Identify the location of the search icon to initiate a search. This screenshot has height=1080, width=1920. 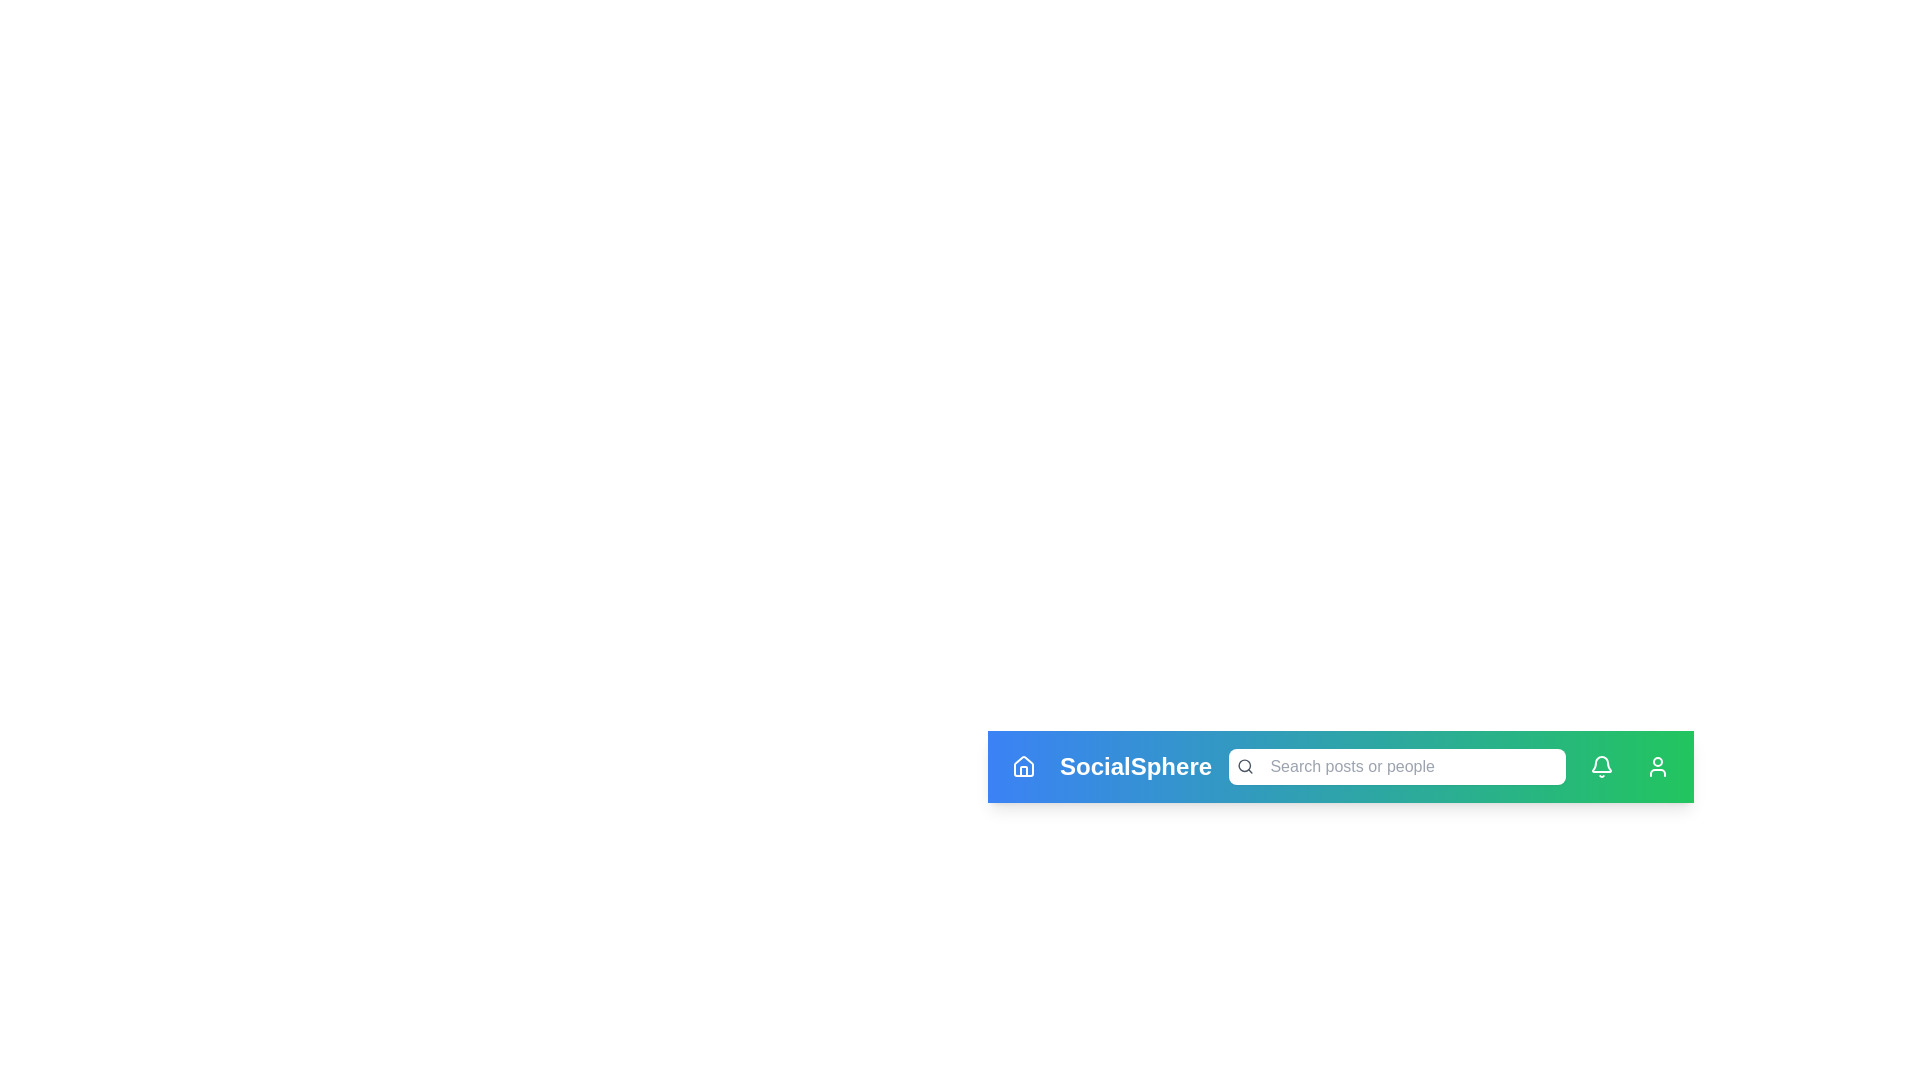
(1243, 766).